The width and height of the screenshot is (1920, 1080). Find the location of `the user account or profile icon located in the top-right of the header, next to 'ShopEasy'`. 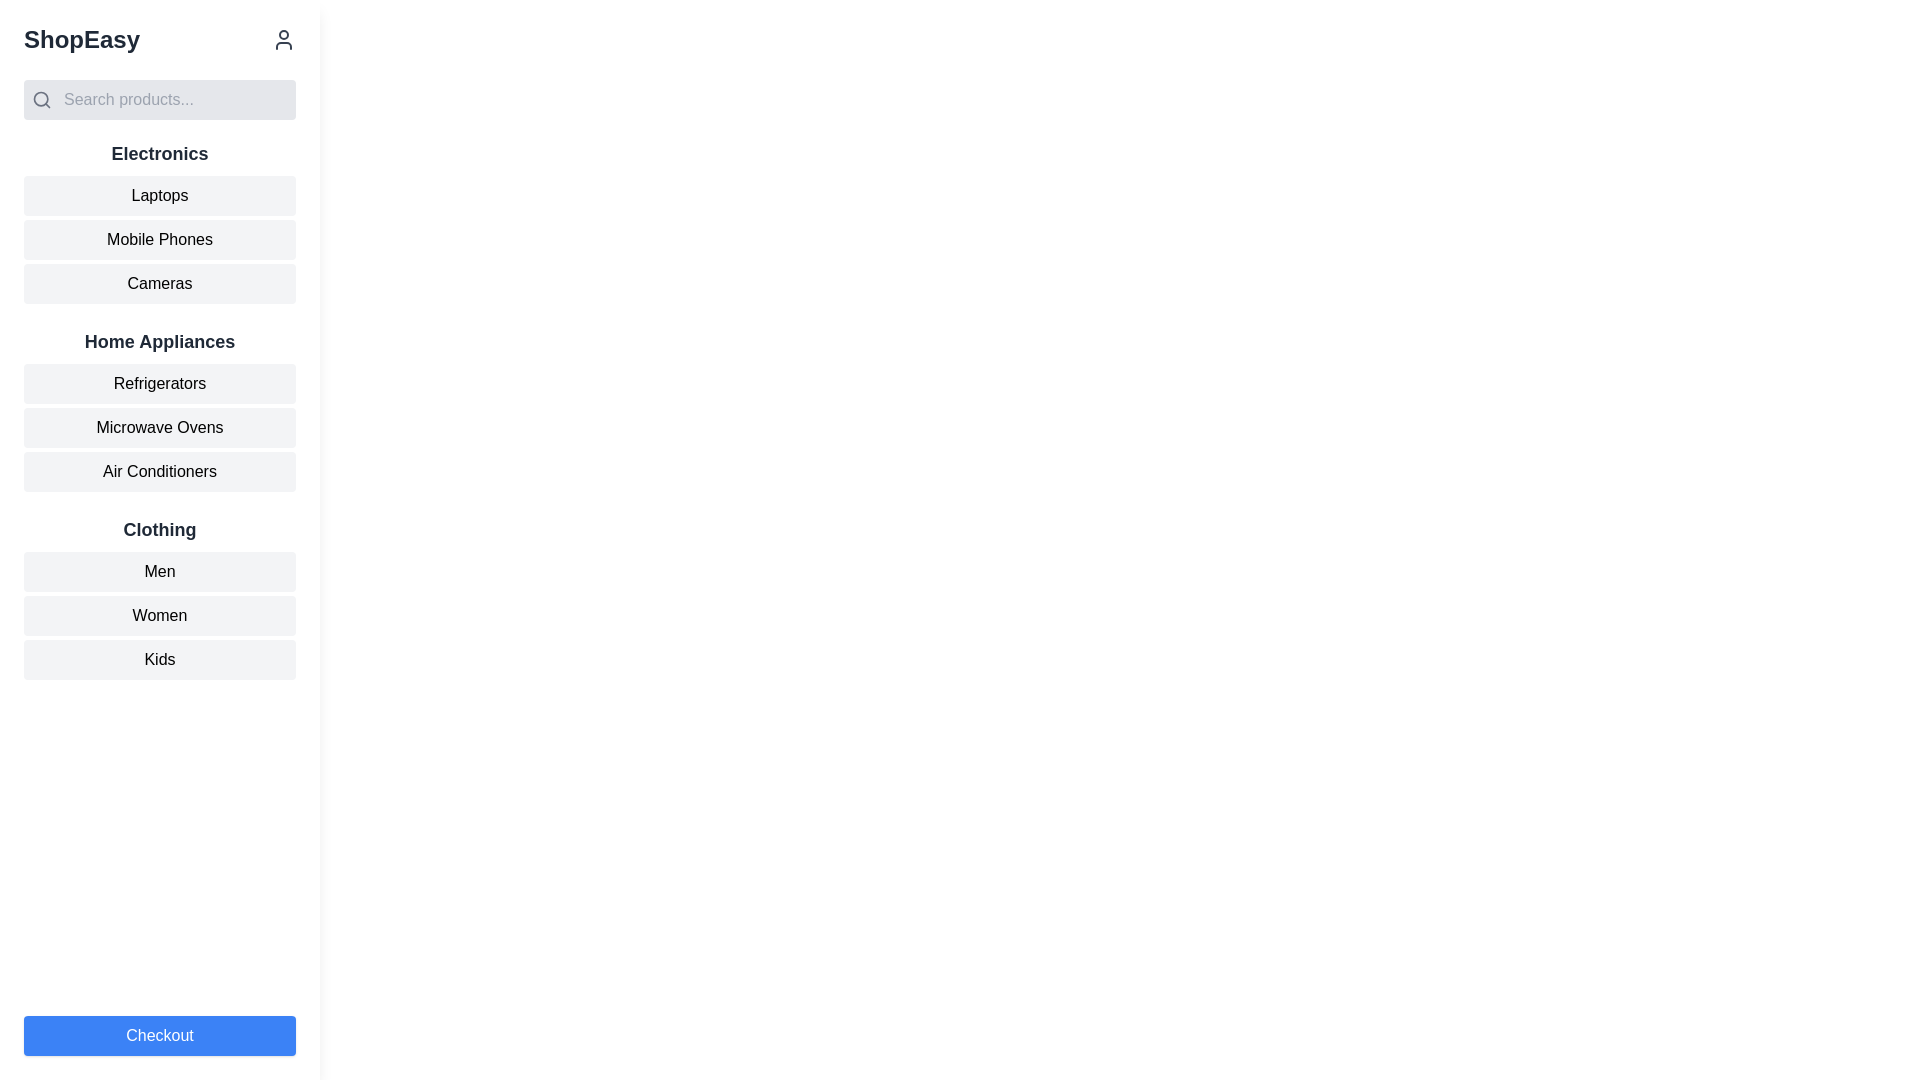

the user account or profile icon located in the top-right of the header, next to 'ShopEasy' is located at coordinates (282, 39).